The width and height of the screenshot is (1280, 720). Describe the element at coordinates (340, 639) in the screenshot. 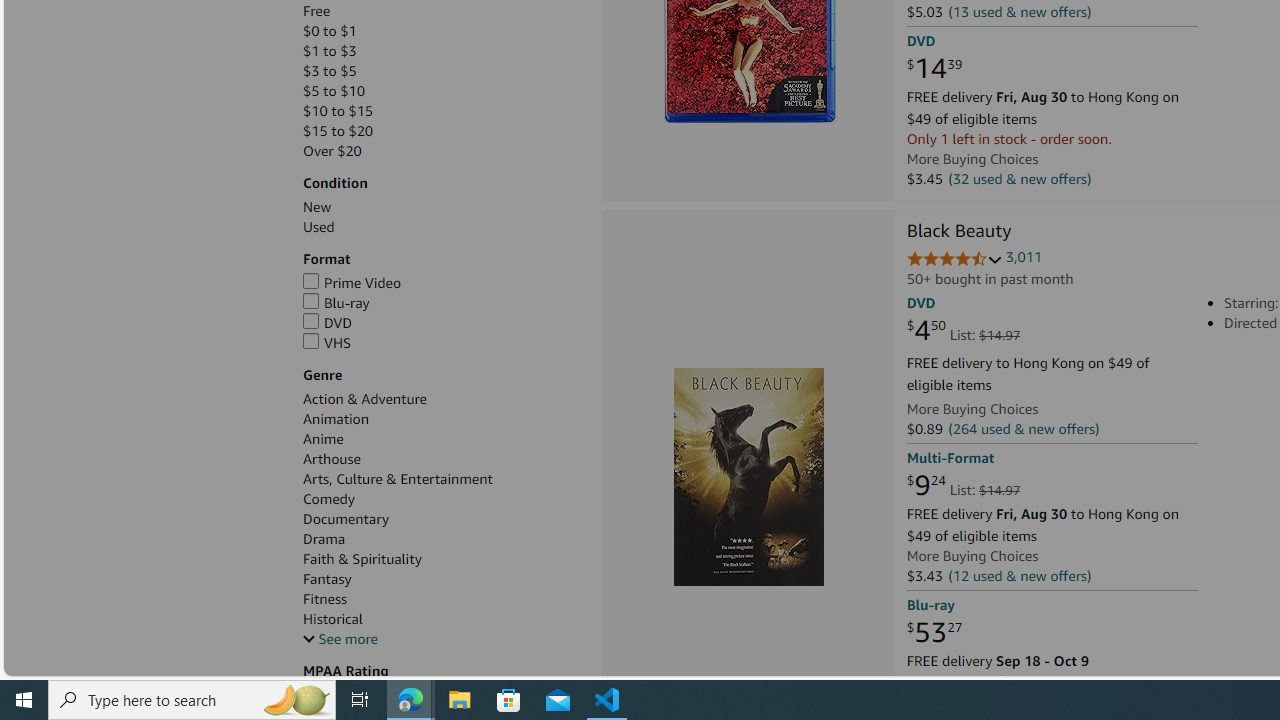

I see `'See more, Genre'` at that location.